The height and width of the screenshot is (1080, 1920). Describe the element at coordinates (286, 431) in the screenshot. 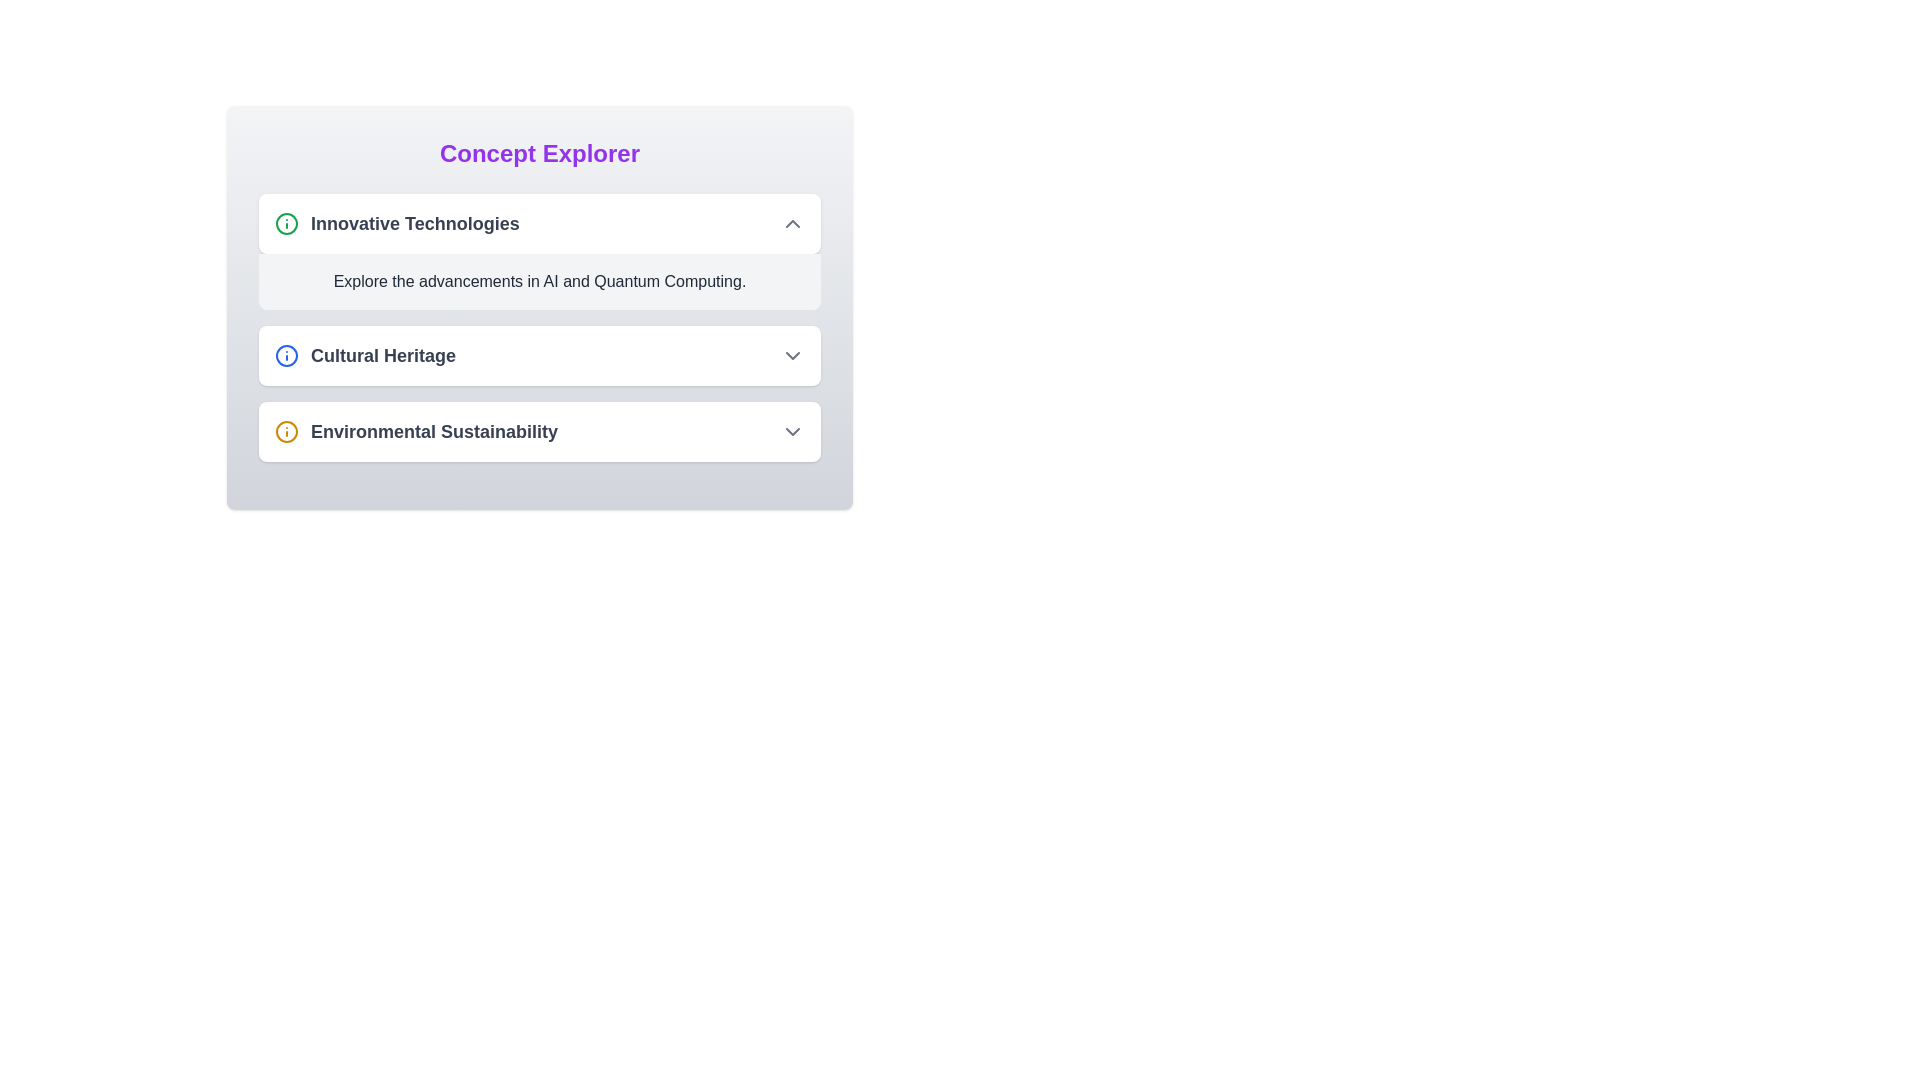

I see `the circular shape graphic component within the SVG icon that precedes the text 'Environmental Sustainability'` at that location.